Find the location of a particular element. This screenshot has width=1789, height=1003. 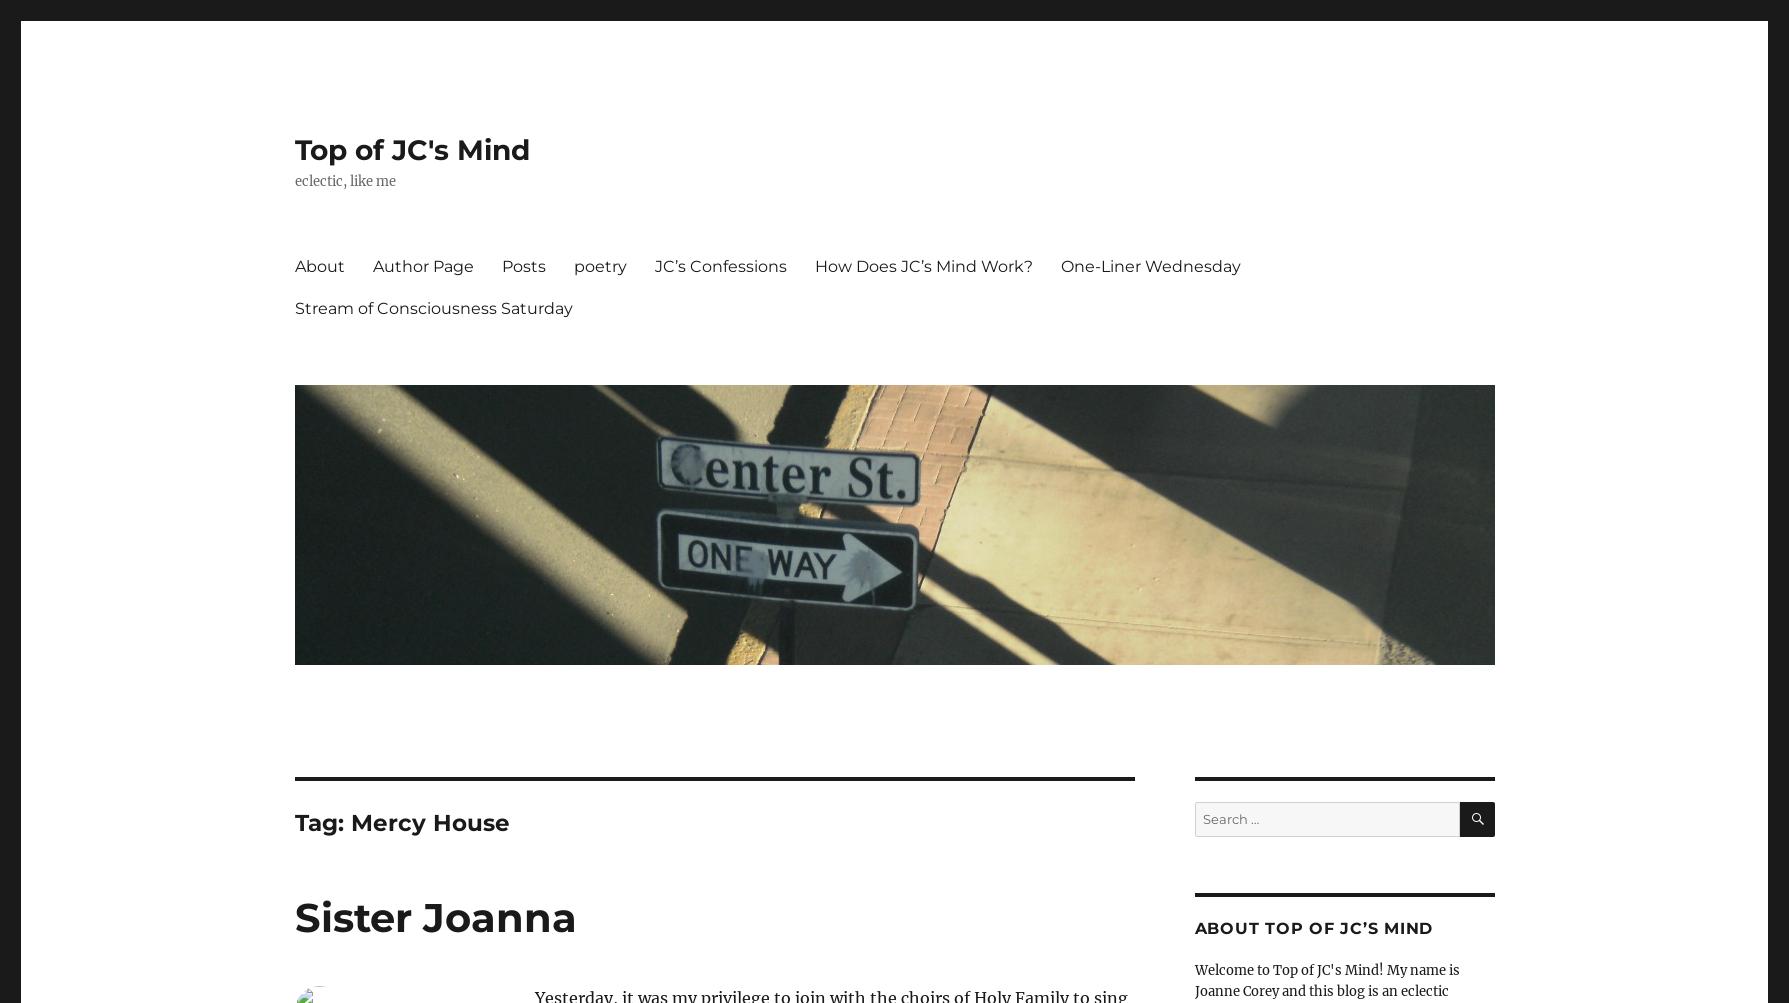

'About Top of JC’s Mind' is located at coordinates (1313, 927).